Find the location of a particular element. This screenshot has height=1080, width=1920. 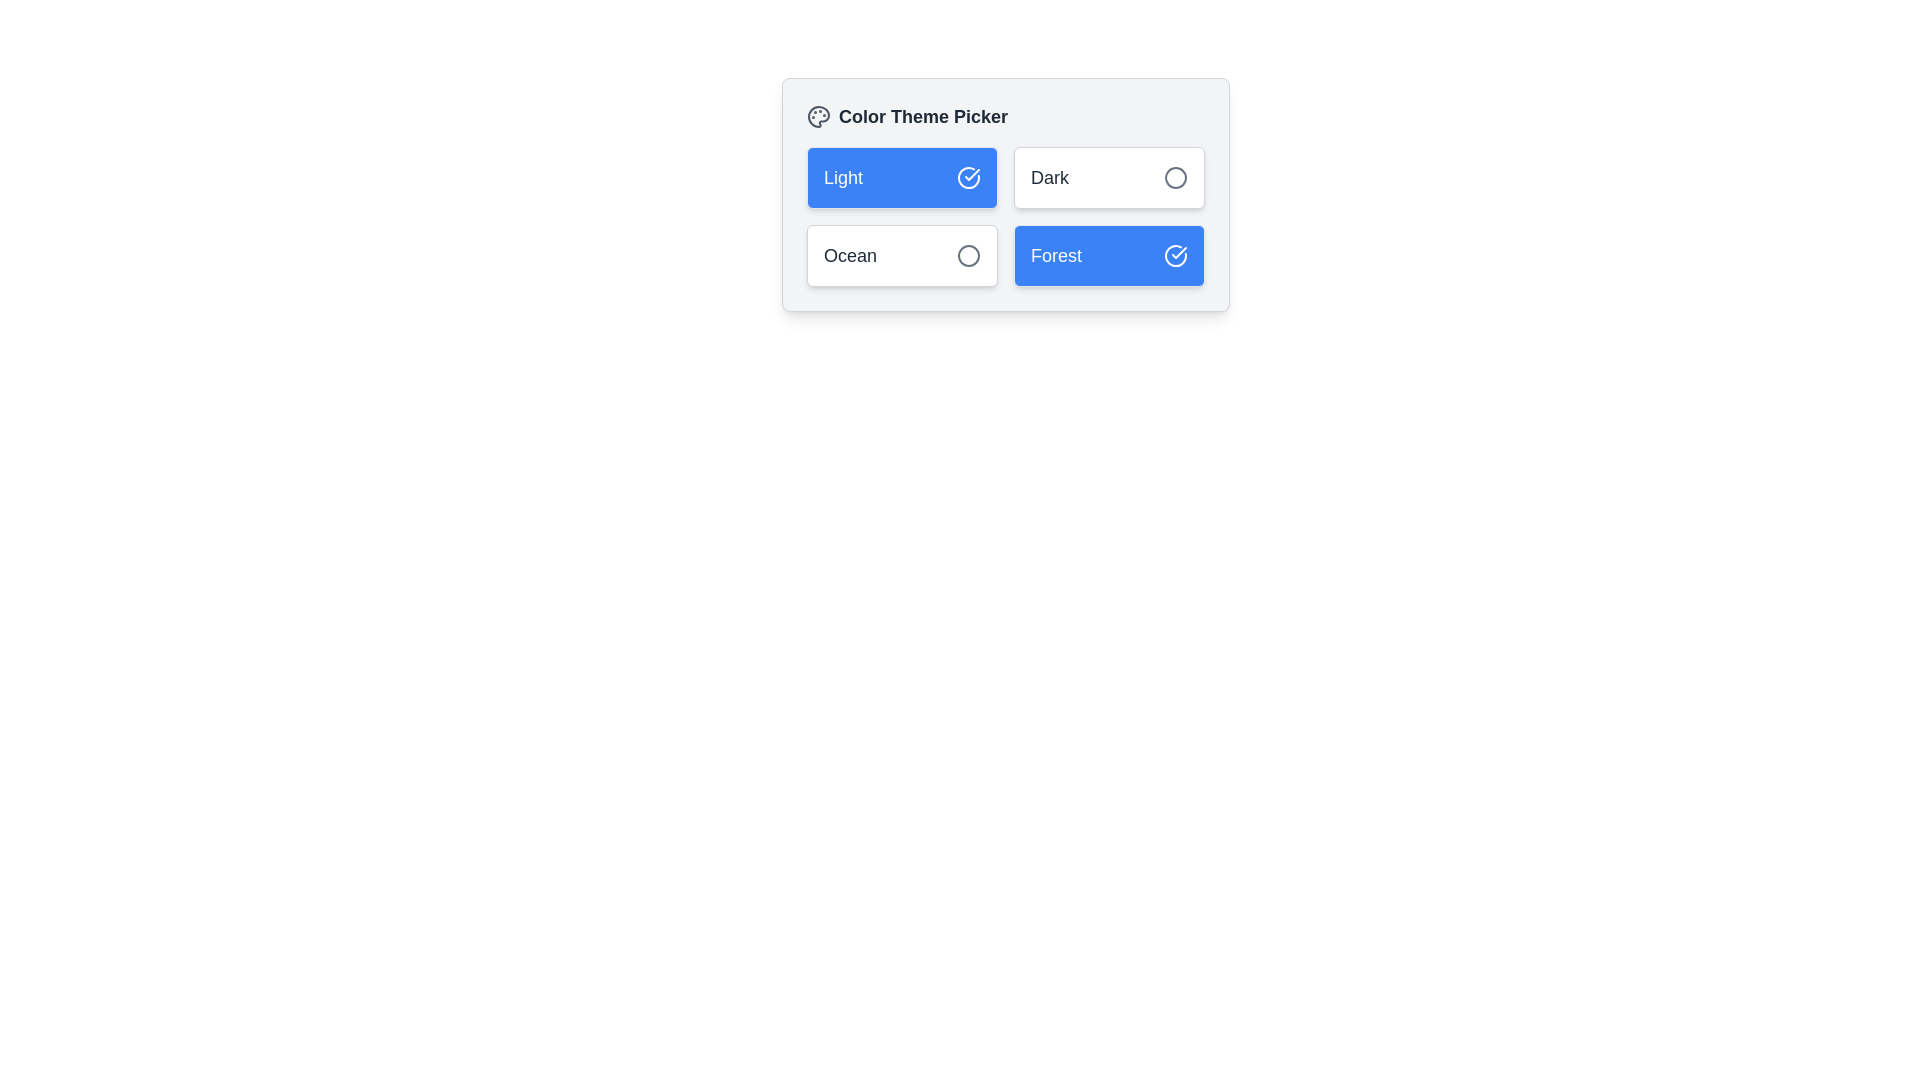

the button labeled Forest to observe visual feedback is located at coordinates (1108, 254).